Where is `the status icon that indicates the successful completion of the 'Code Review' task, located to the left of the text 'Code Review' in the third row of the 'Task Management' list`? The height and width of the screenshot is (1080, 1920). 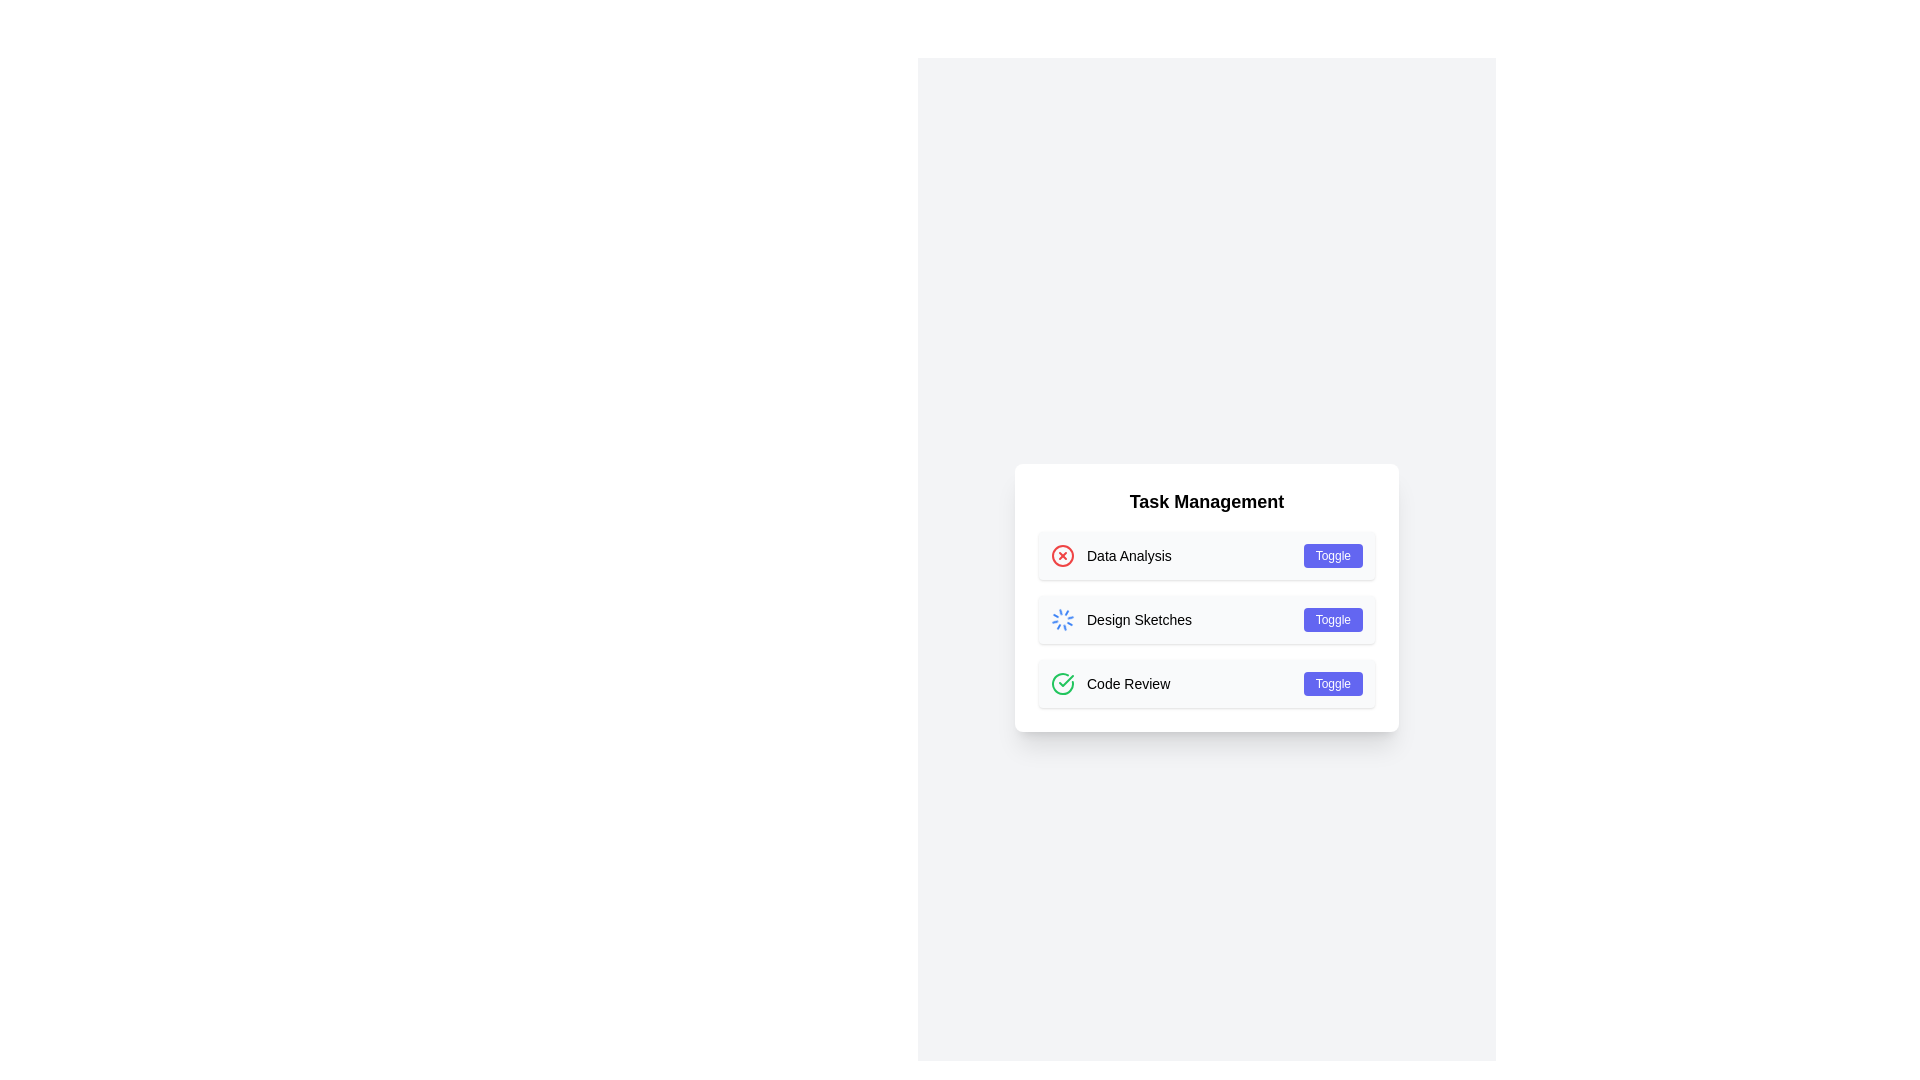
the status icon that indicates the successful completion of the 'Code Review' task, located to the left of the text 'Code Review' in the third row of the 'Task Management' list is located at coordinates (1061, 682).